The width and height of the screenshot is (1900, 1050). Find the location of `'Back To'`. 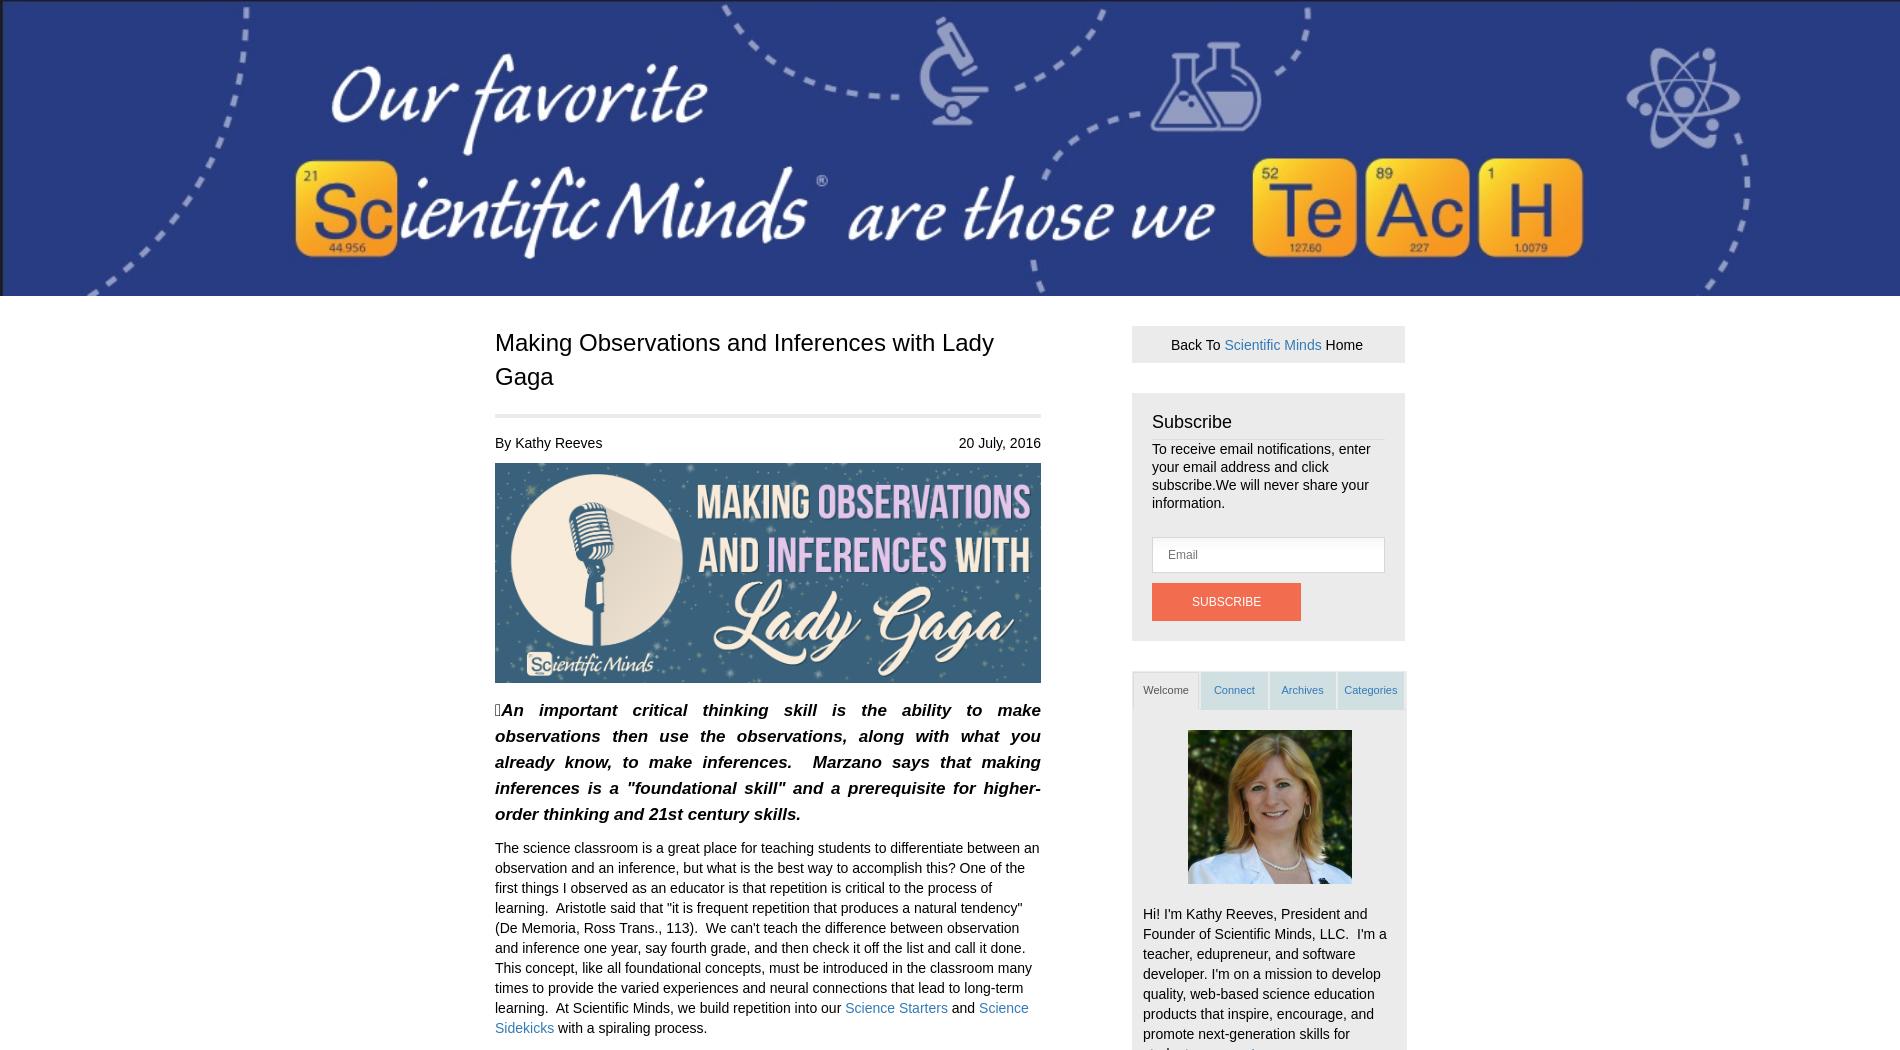

'Back To' is located at coordinates (1196, 342).